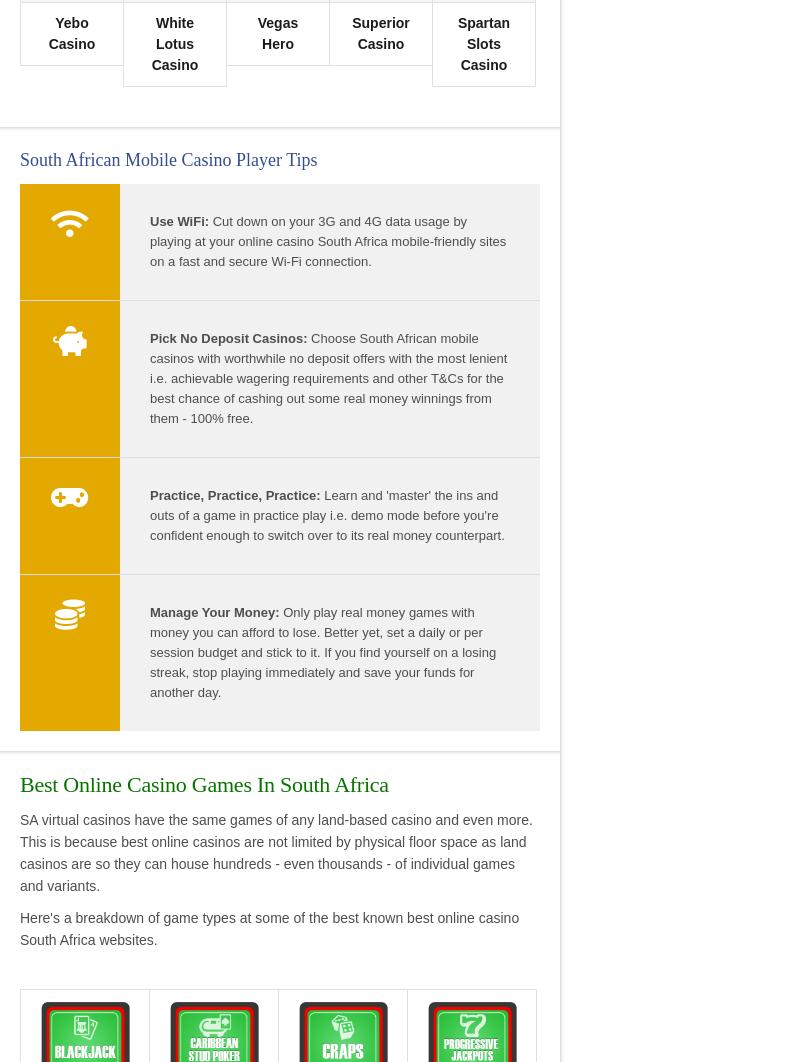 The height and width of the screenshot is (1062, 800). What do you see at coordinates (326, 513) in the screenshot?
I see `'Learn and 'master' the ins and outs of a game in practice play i.e. demo mode before you're confident enough to switch over to its real money counterpart.'` at bounding box center [326, 513].